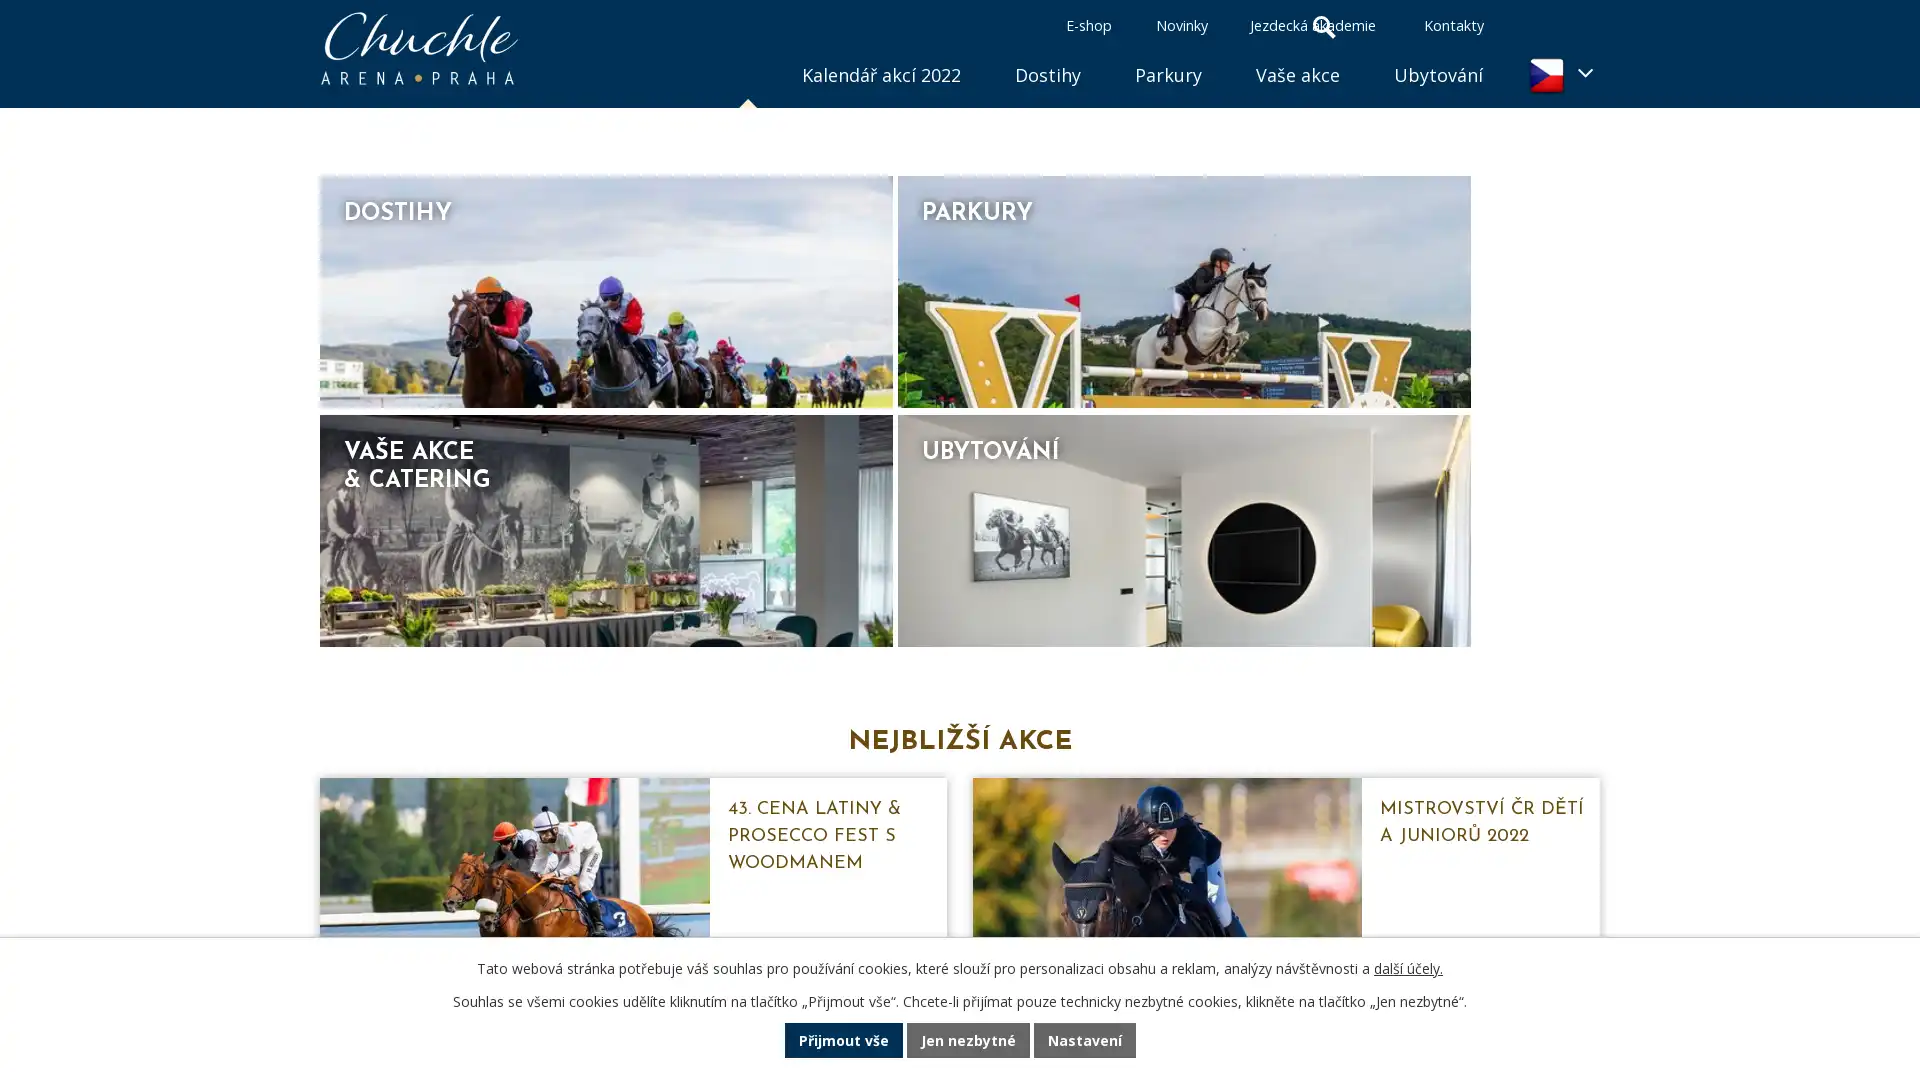 The width and height of the screenshot is (1920, 1080). Describe the element at coordinates (1559, 74) in the screenshot. I see `cestina` at that location.